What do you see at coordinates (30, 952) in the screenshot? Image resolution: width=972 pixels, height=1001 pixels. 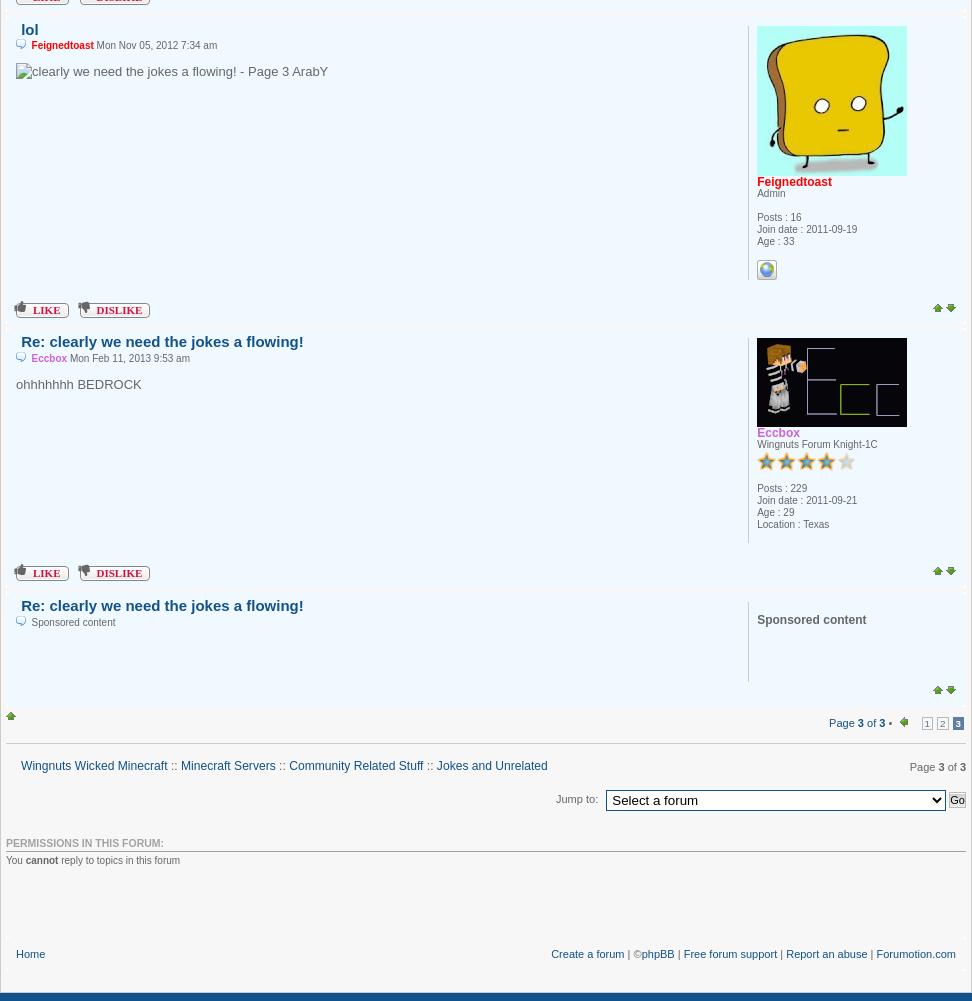 I see `'Home'` at bounding box center [30, 952].